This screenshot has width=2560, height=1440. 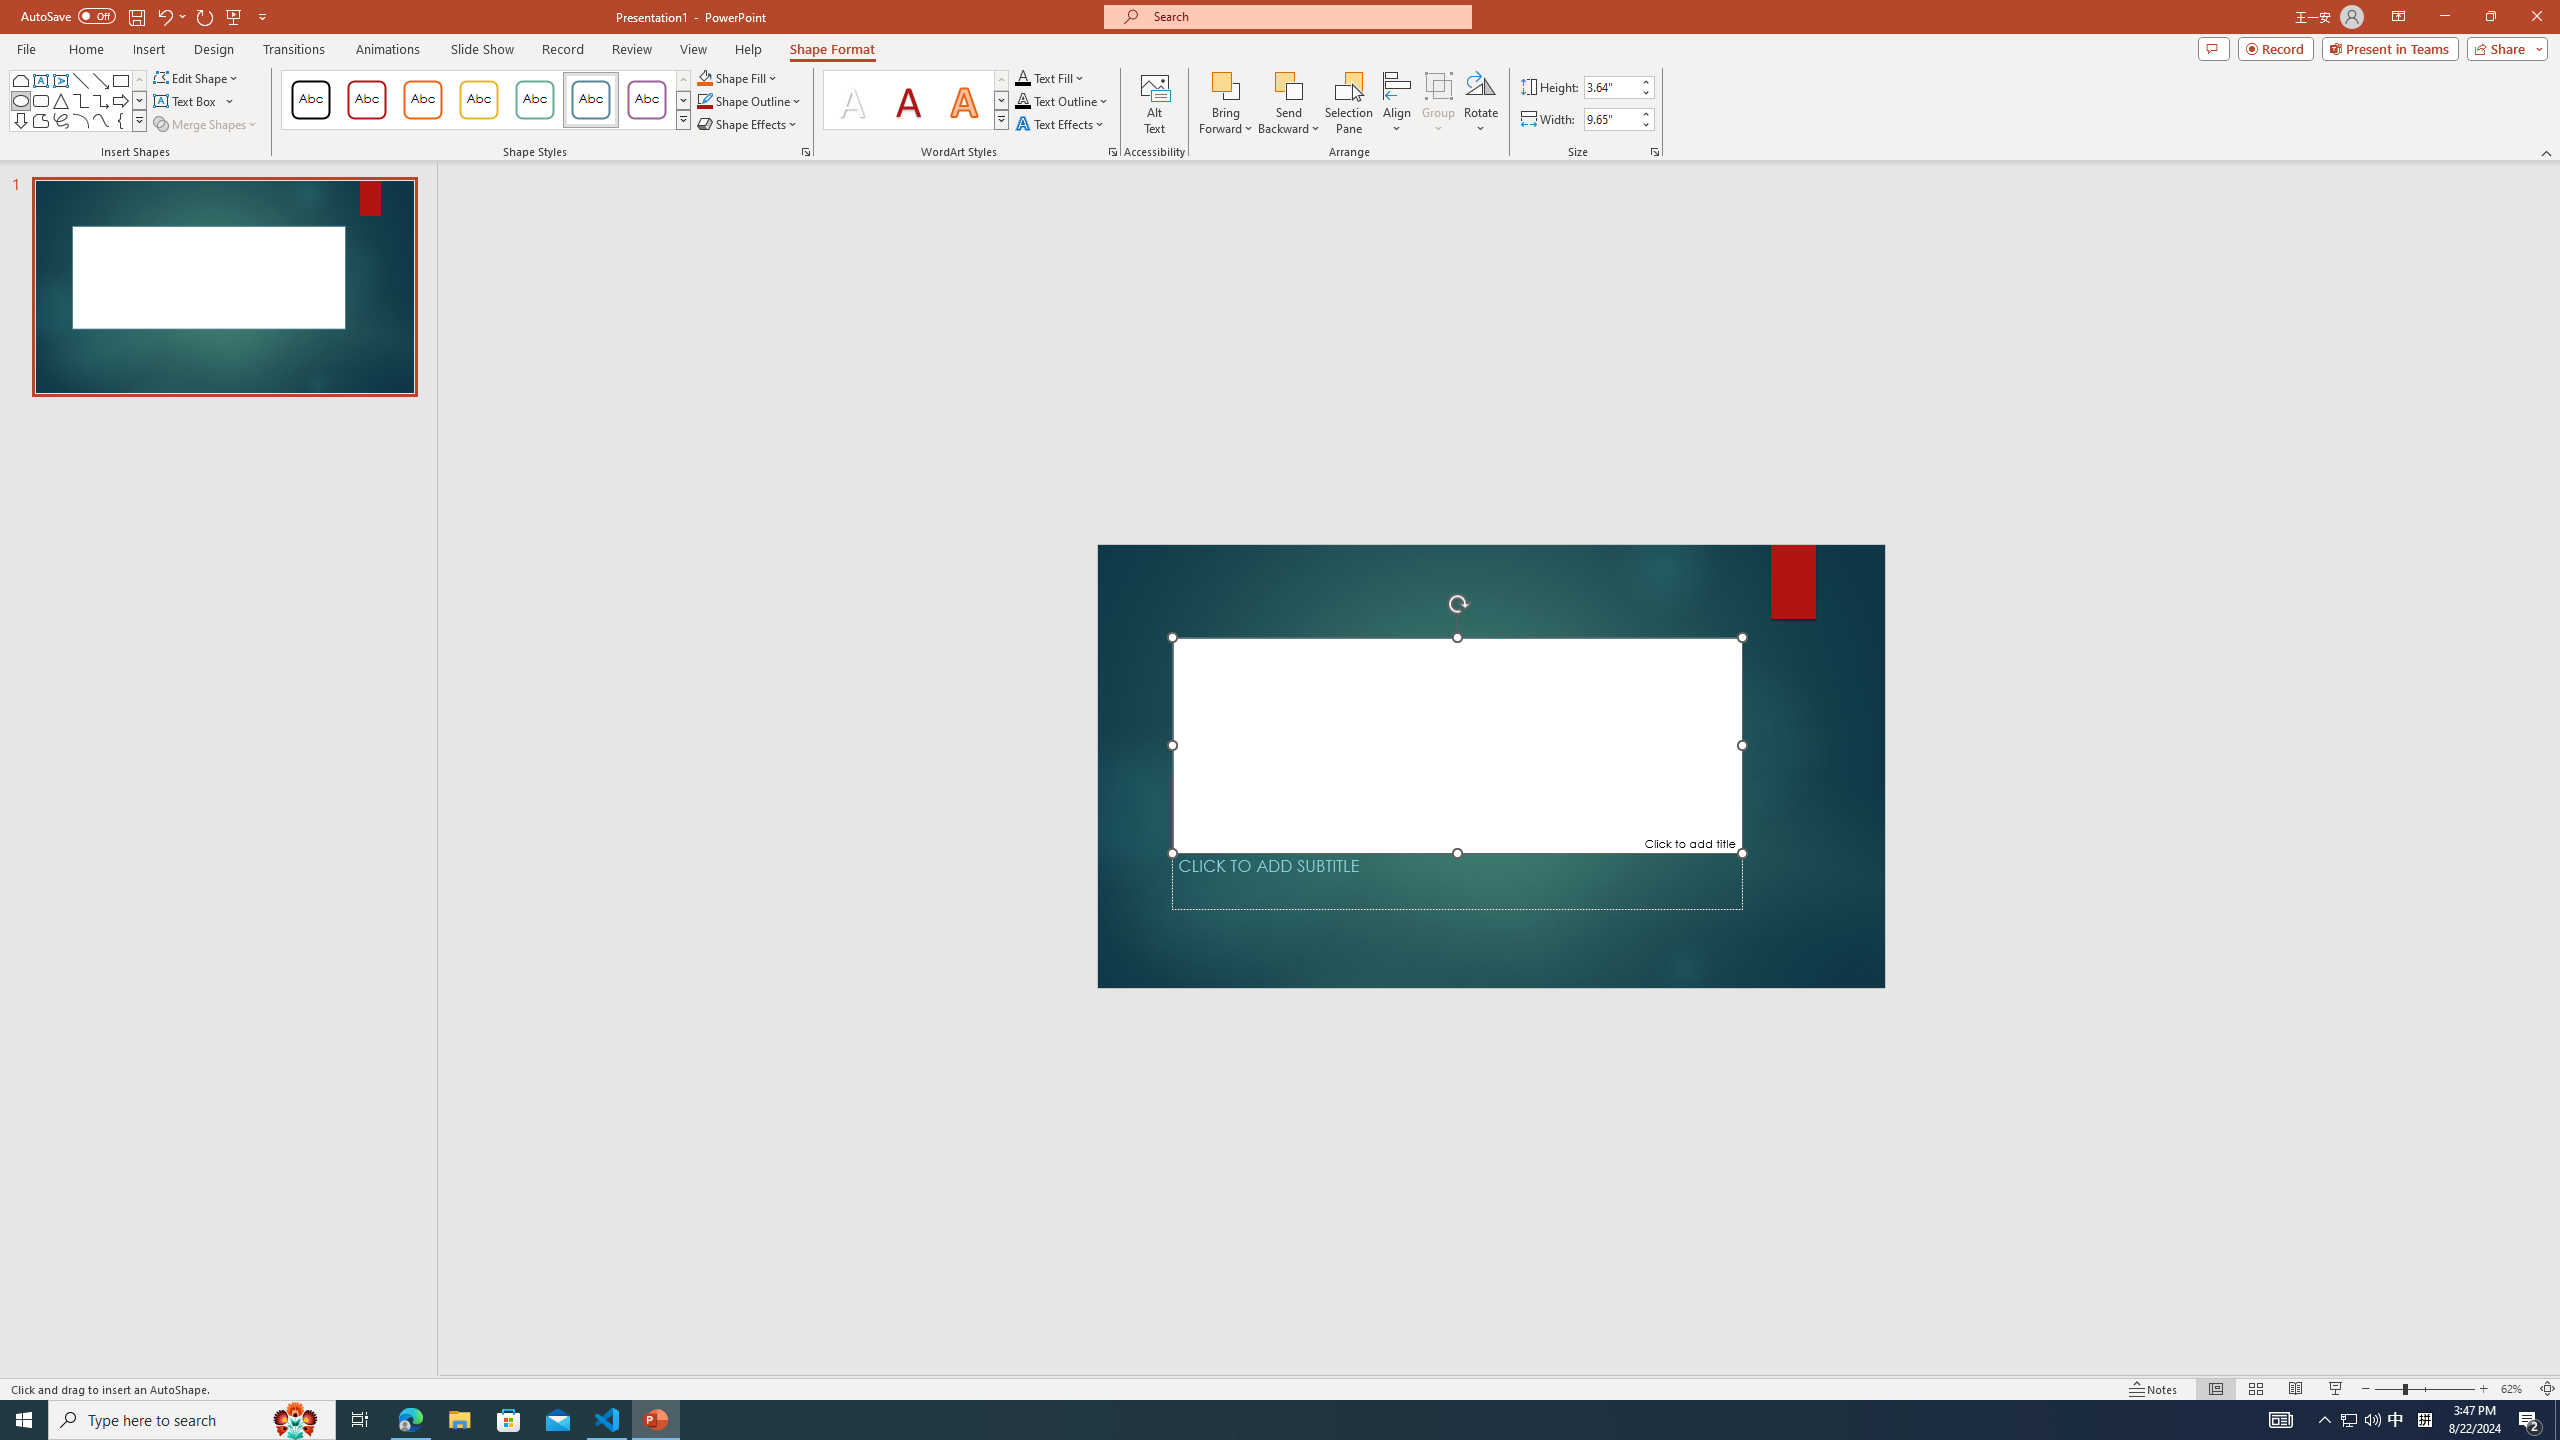 I want to click on 'Colored Outline - Purple, Accent 6', so click(x=647, y=99).